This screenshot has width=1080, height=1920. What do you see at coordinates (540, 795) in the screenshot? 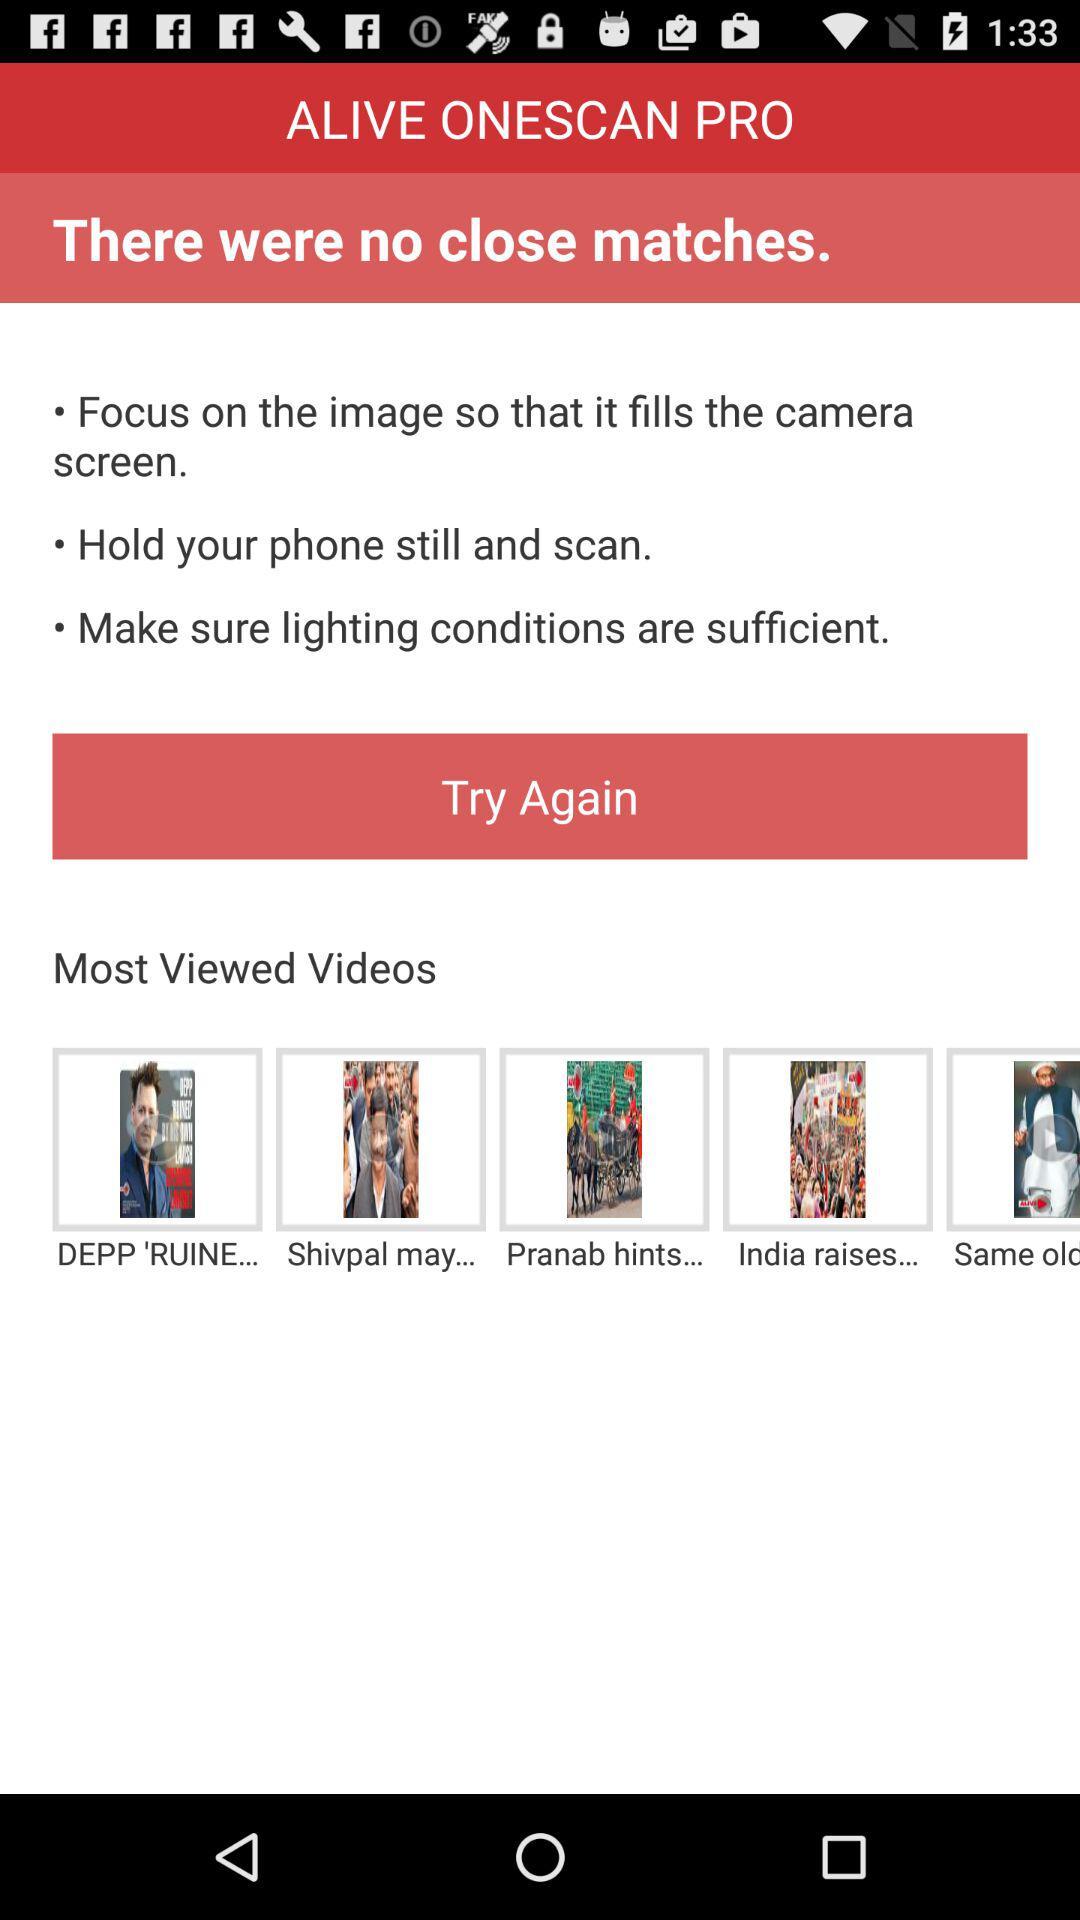
I see `the try again item` at bounding box center [540, 795].